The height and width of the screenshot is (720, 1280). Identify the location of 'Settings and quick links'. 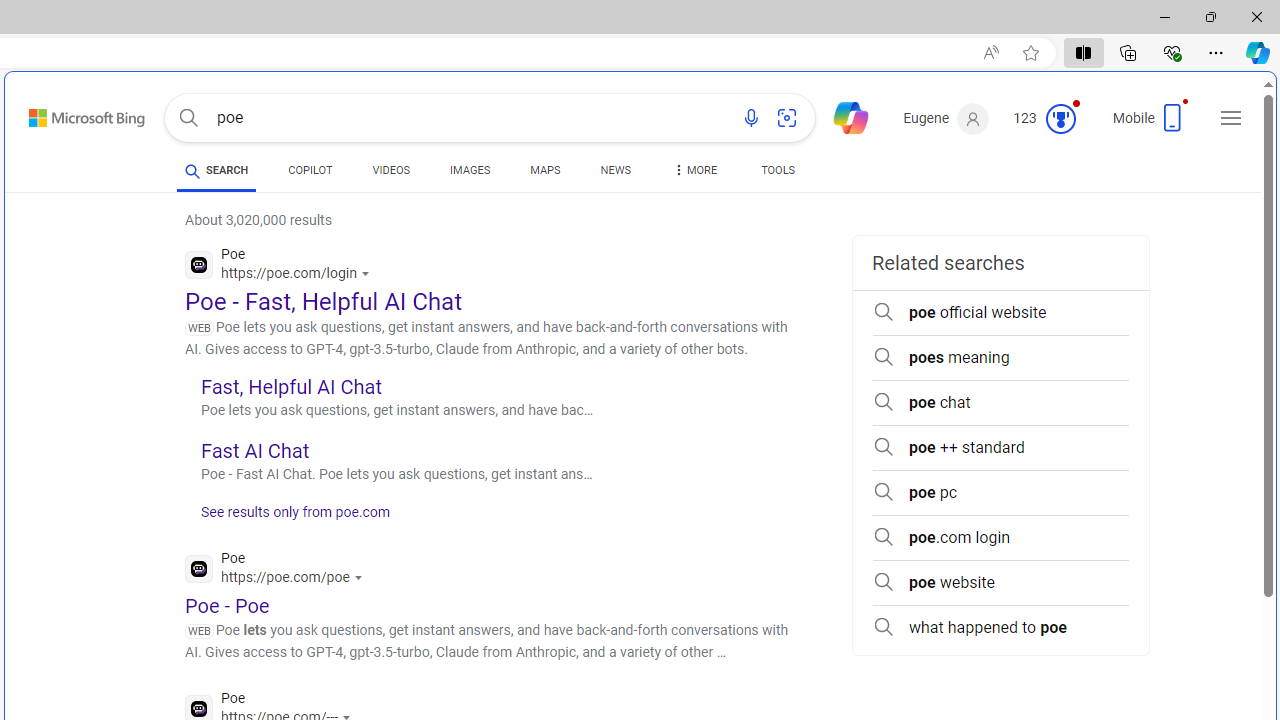
(1230, 118).